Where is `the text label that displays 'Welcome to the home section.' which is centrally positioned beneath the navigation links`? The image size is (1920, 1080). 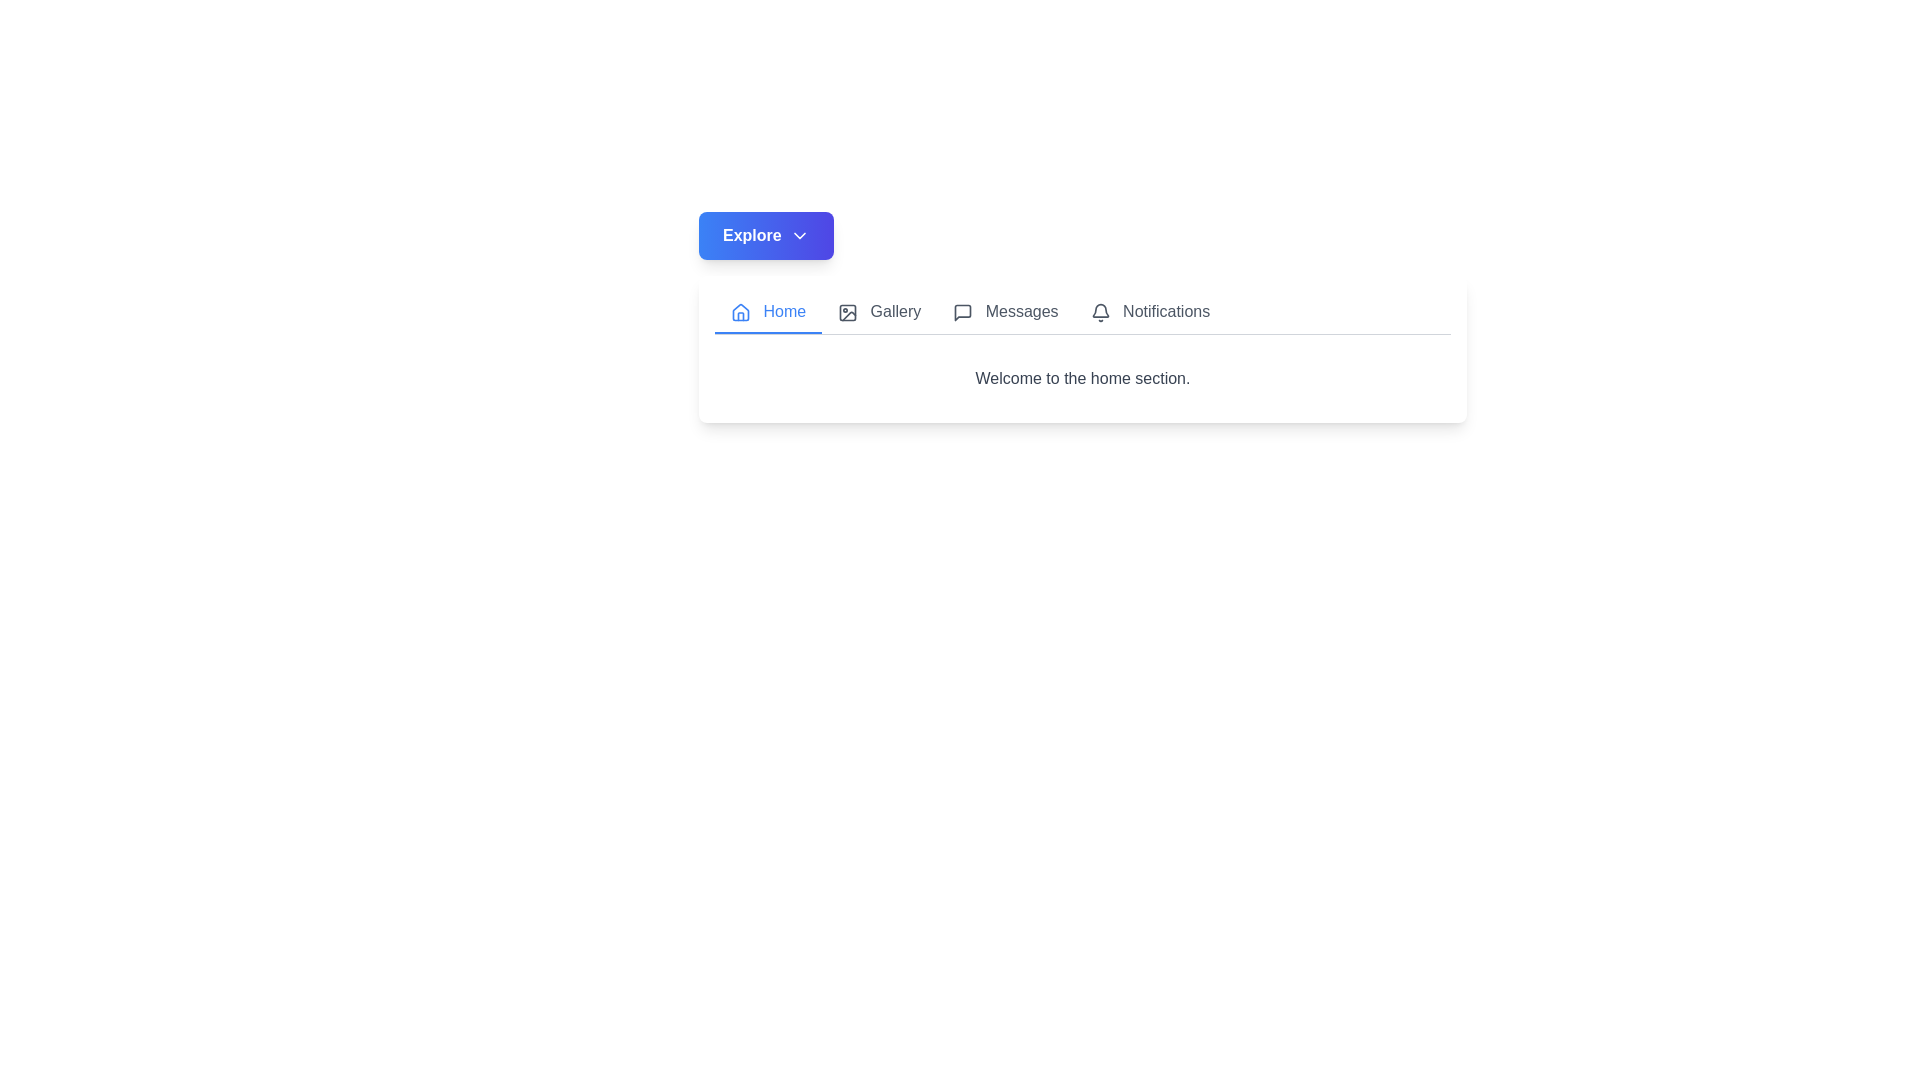 the text label that displays 'Welcome to the home section.' which is centrally positioned beneath the navigation links is located at coordinates (1082, 378).